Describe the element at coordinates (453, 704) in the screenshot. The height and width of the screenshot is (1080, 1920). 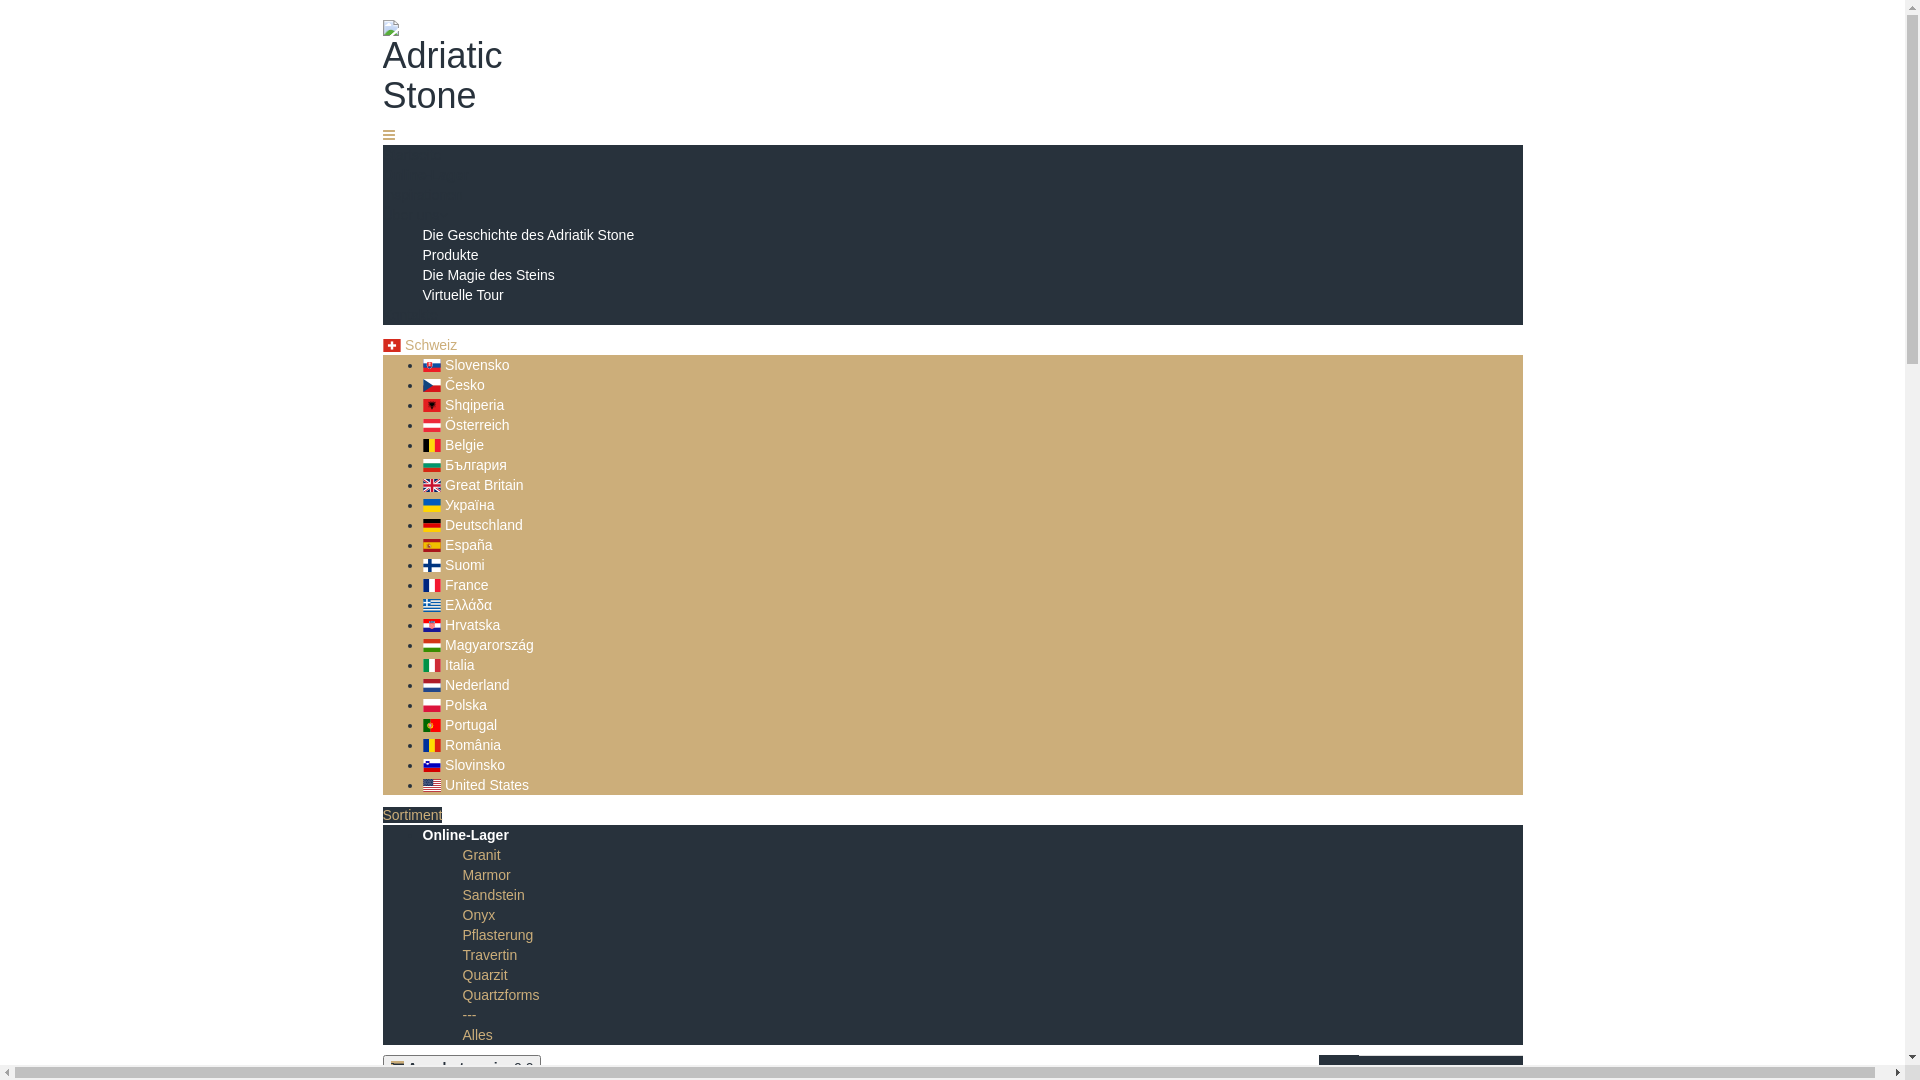
I see `' Polska'` at that location.